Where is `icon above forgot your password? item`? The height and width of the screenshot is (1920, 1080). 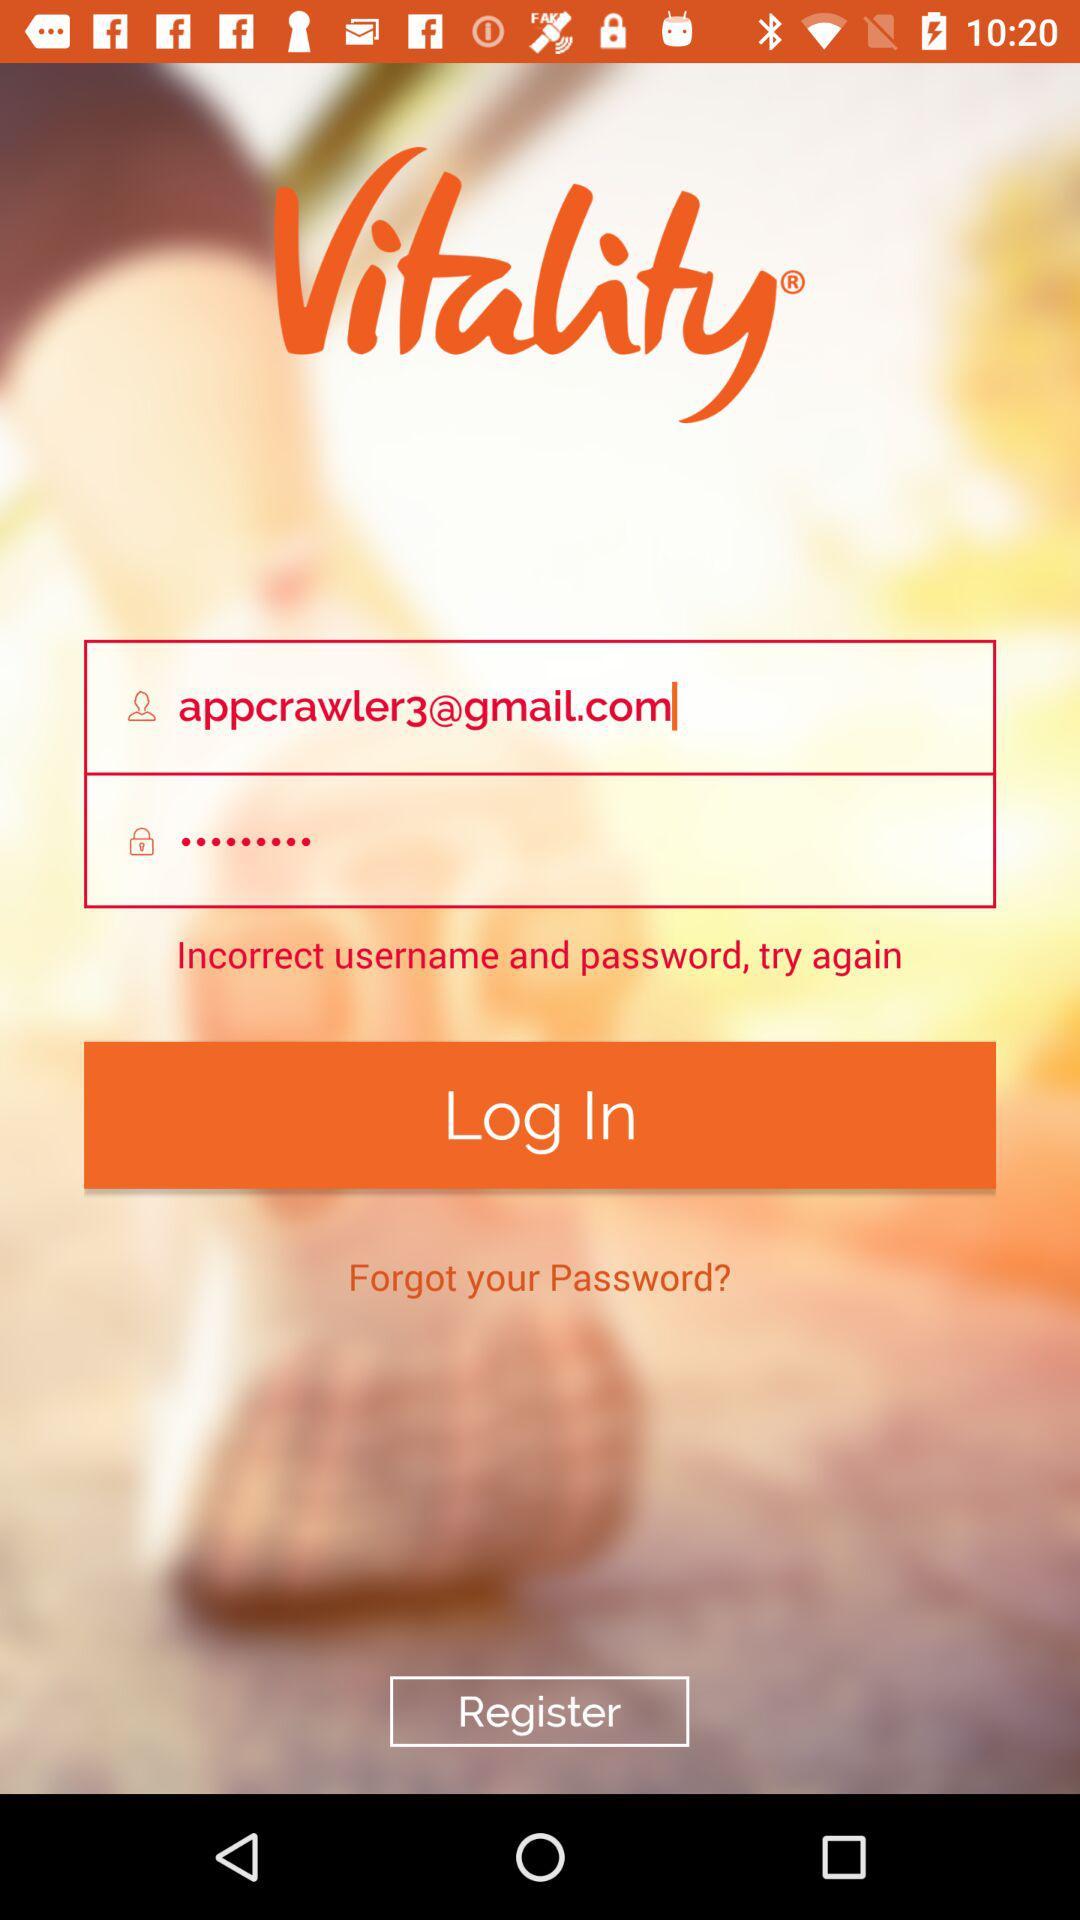
icon above forgot your password? item is located at coordinates (540, 1114).